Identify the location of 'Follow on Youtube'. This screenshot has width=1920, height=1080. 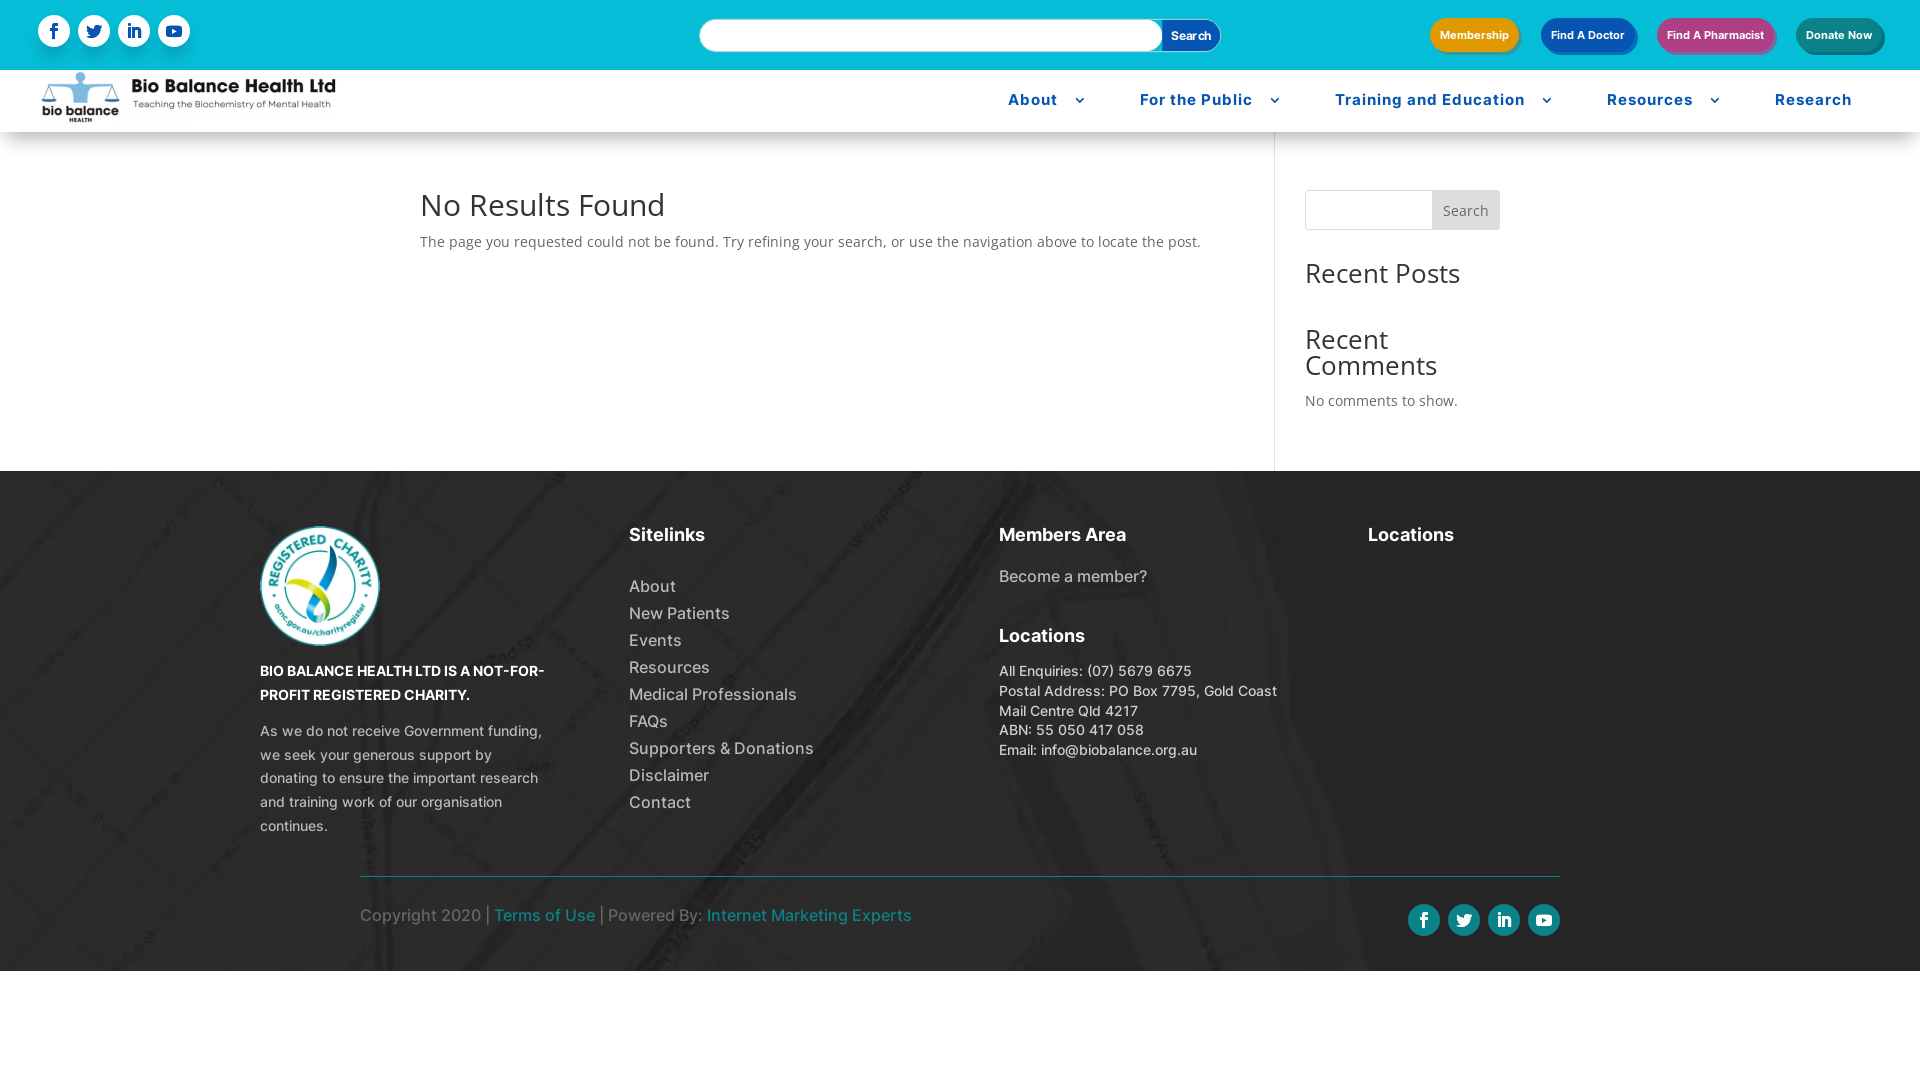
(157, 30).